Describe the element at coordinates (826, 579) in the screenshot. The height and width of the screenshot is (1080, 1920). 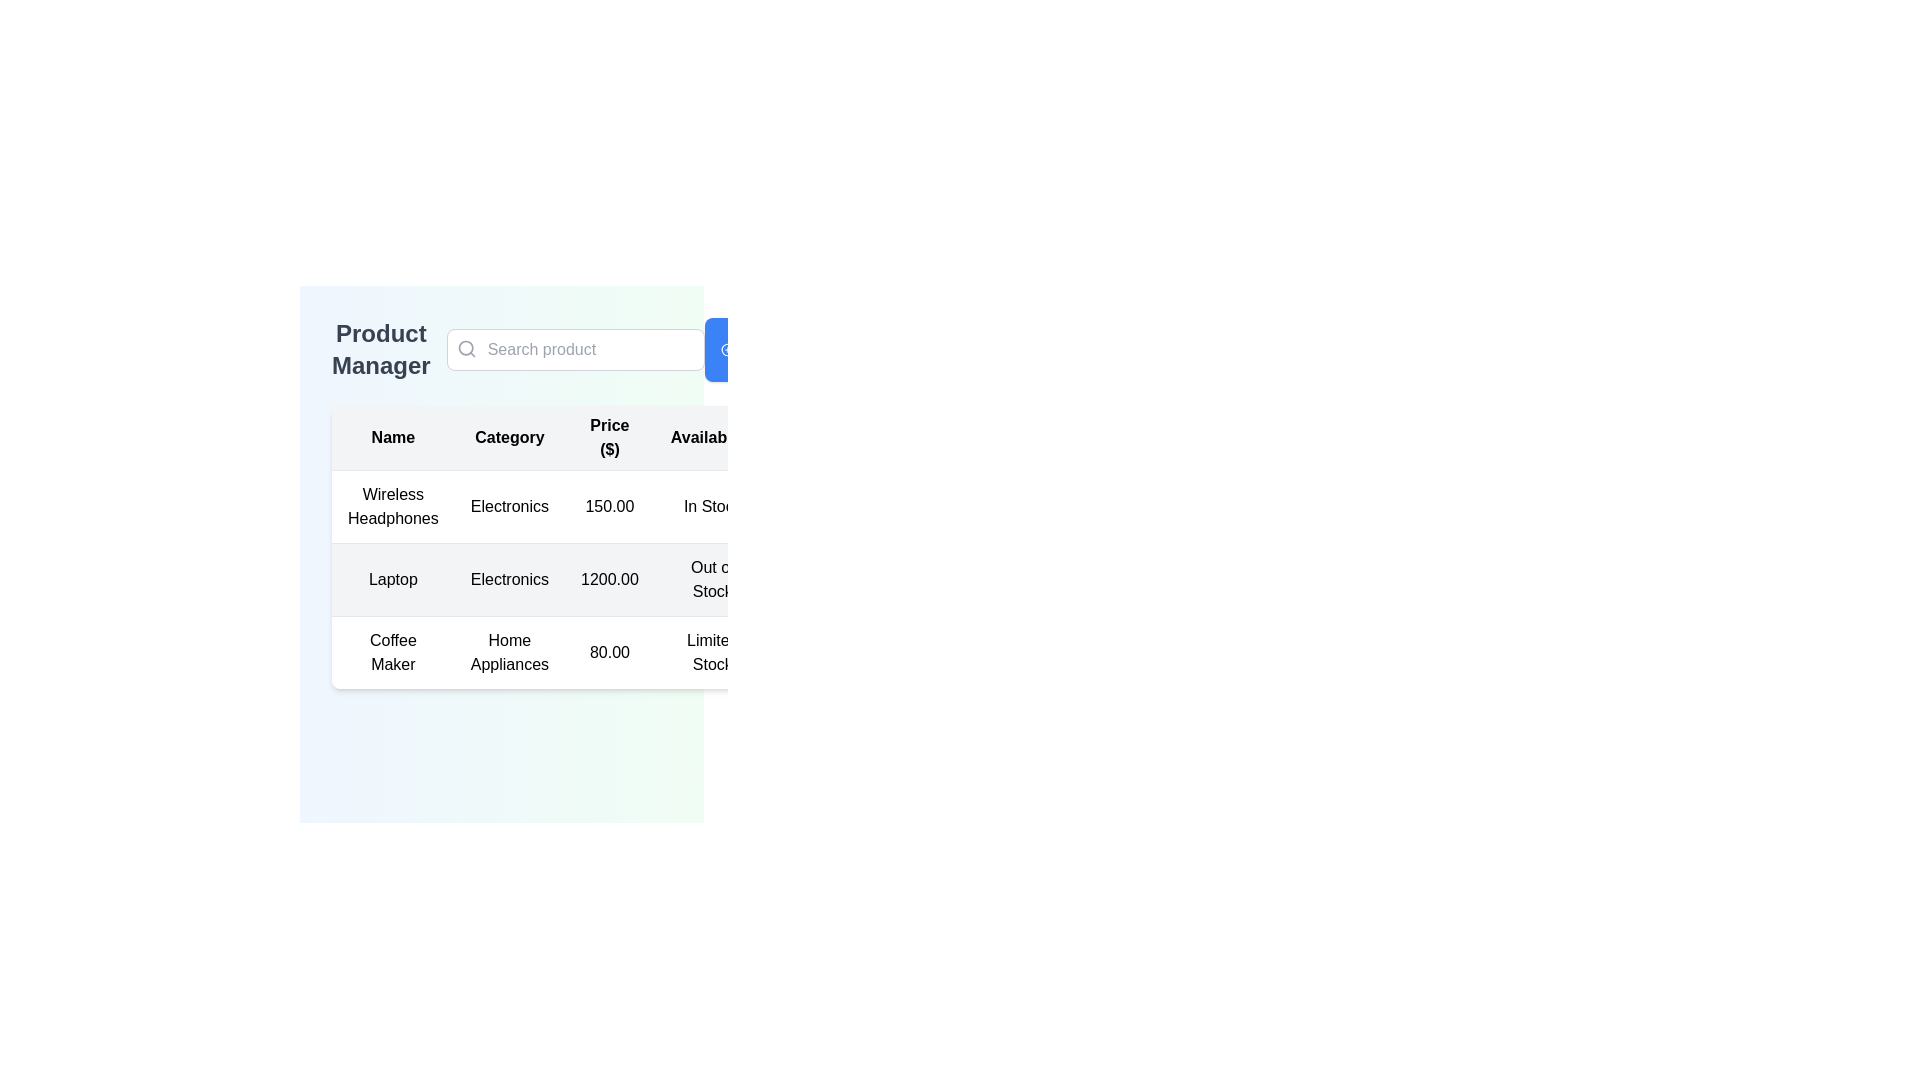
I see `the last empty table cell in the row related to the product 'Laptop', positioned to the right of the 'Out of Stock' cell` at that location.